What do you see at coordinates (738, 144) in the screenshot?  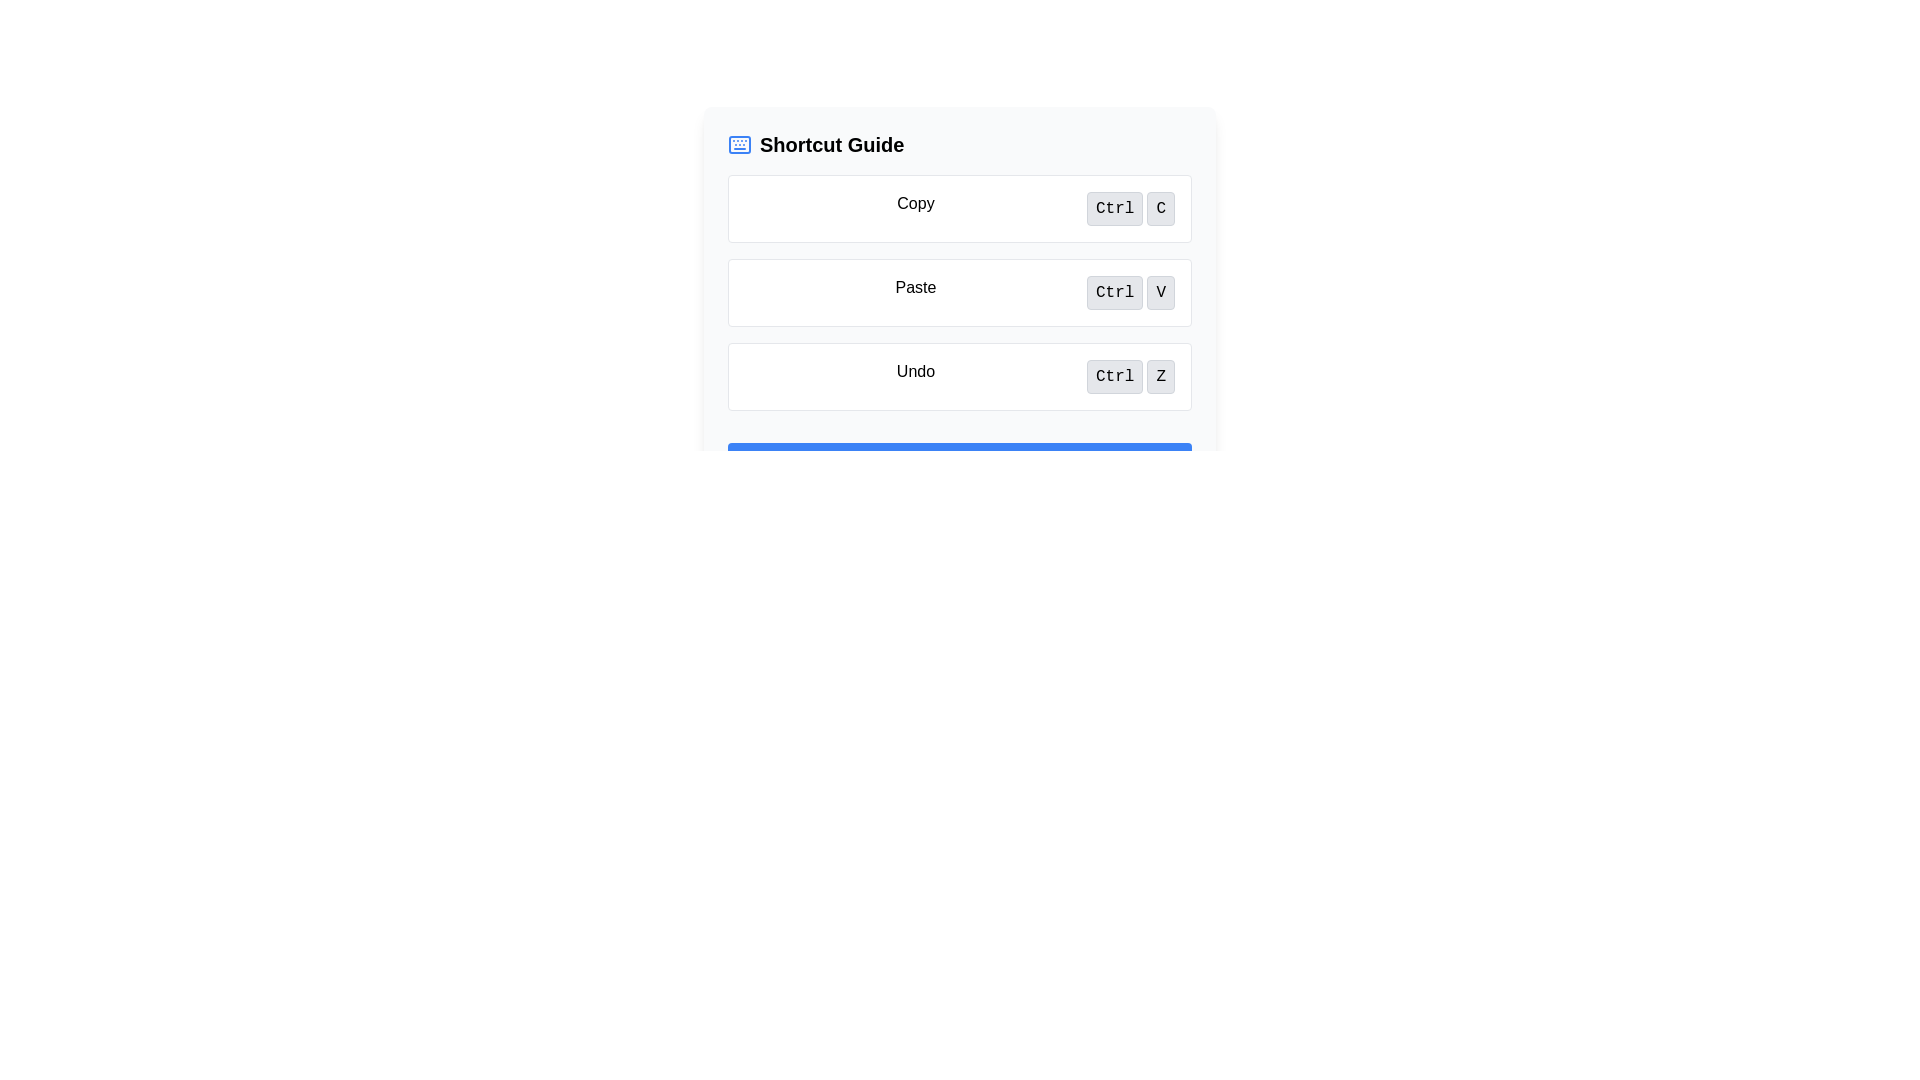 I see `the decorative vector component styled as a key in the SVG keyboard icon located near the heading 'Shortcut Guide'` at bounding box center [738, 144].